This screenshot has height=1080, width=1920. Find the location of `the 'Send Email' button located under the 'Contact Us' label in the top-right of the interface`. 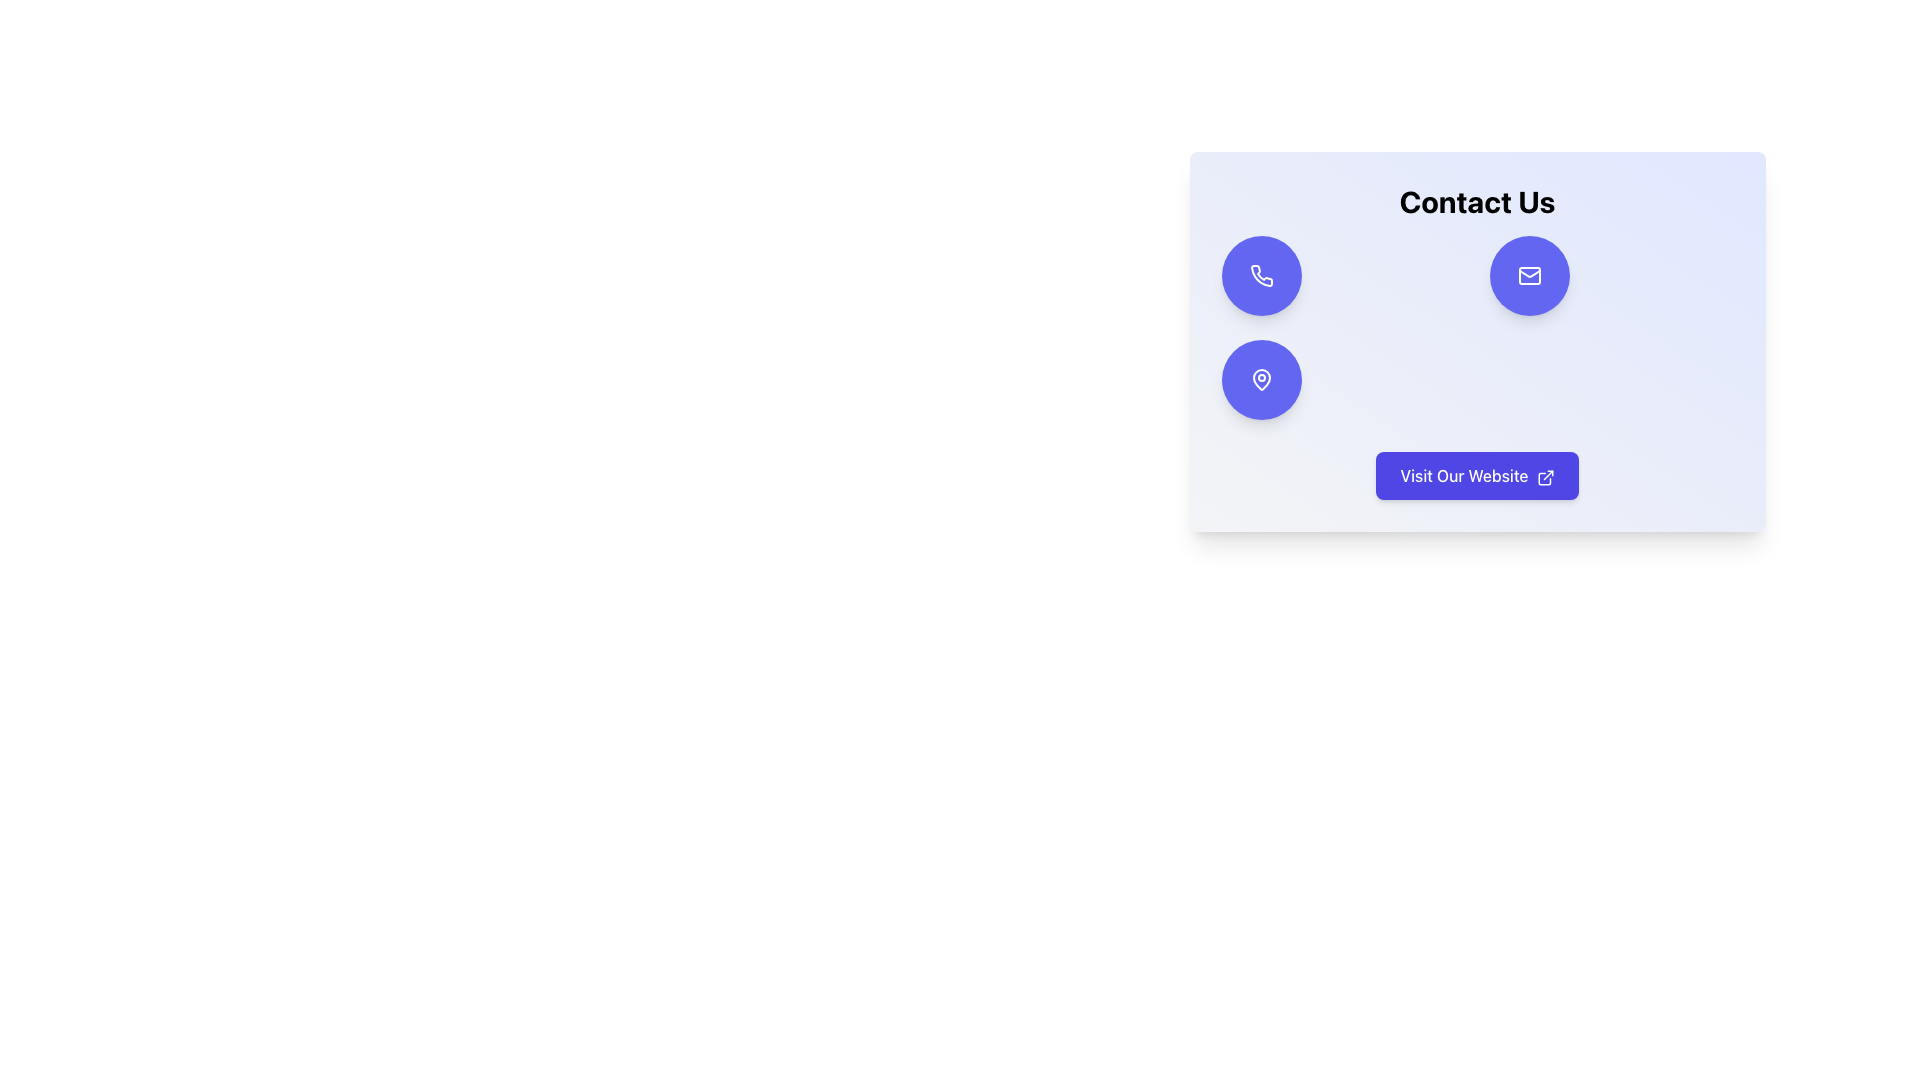

the 'Send Email' button located under the 'Contact Us' label in the top-right of the interface is located at coordinates (1528, 276).